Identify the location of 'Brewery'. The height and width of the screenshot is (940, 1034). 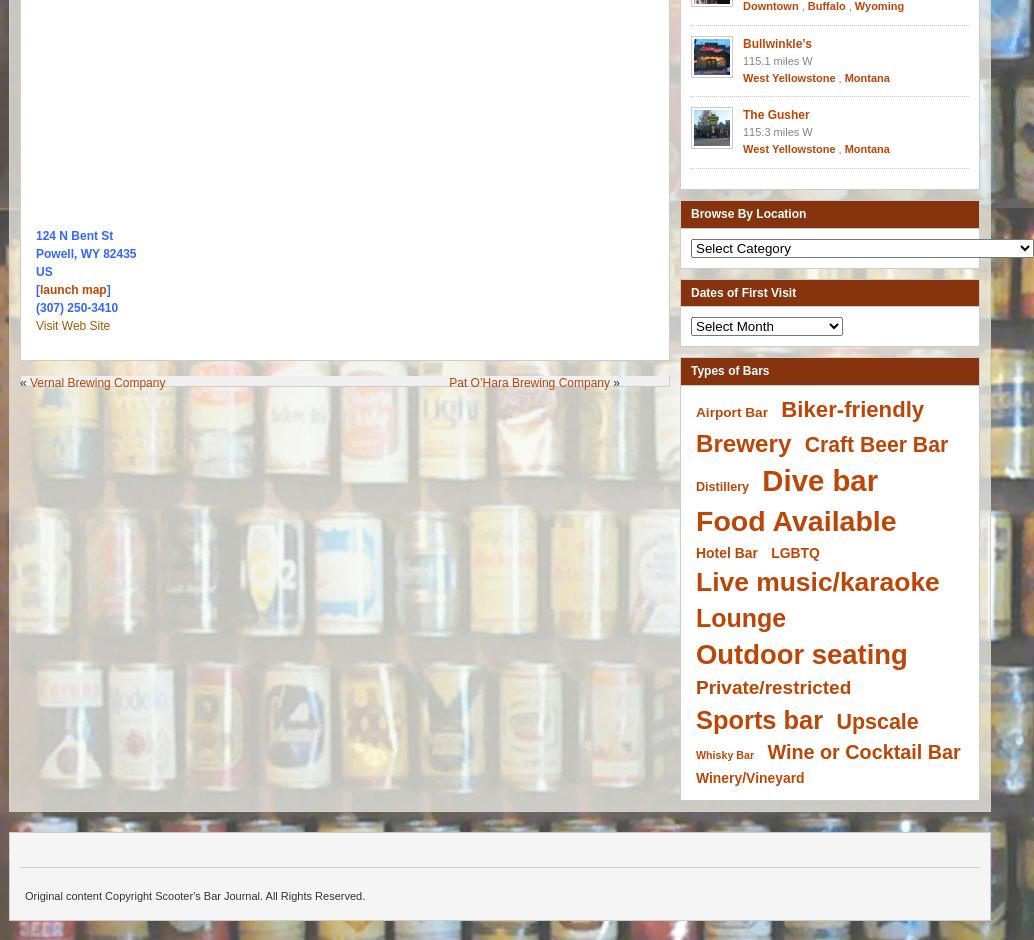
(743, 441).